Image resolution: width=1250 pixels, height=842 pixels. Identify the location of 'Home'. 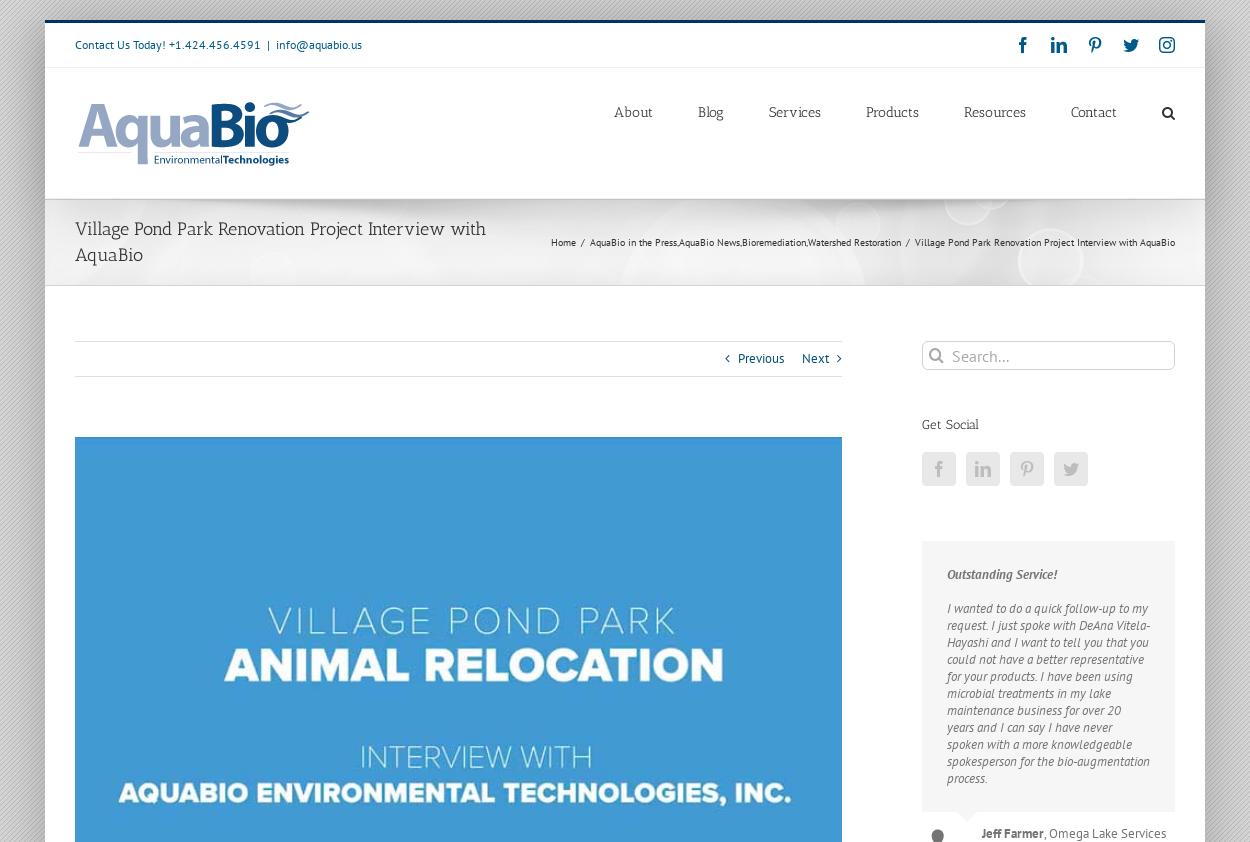
(562, 242).